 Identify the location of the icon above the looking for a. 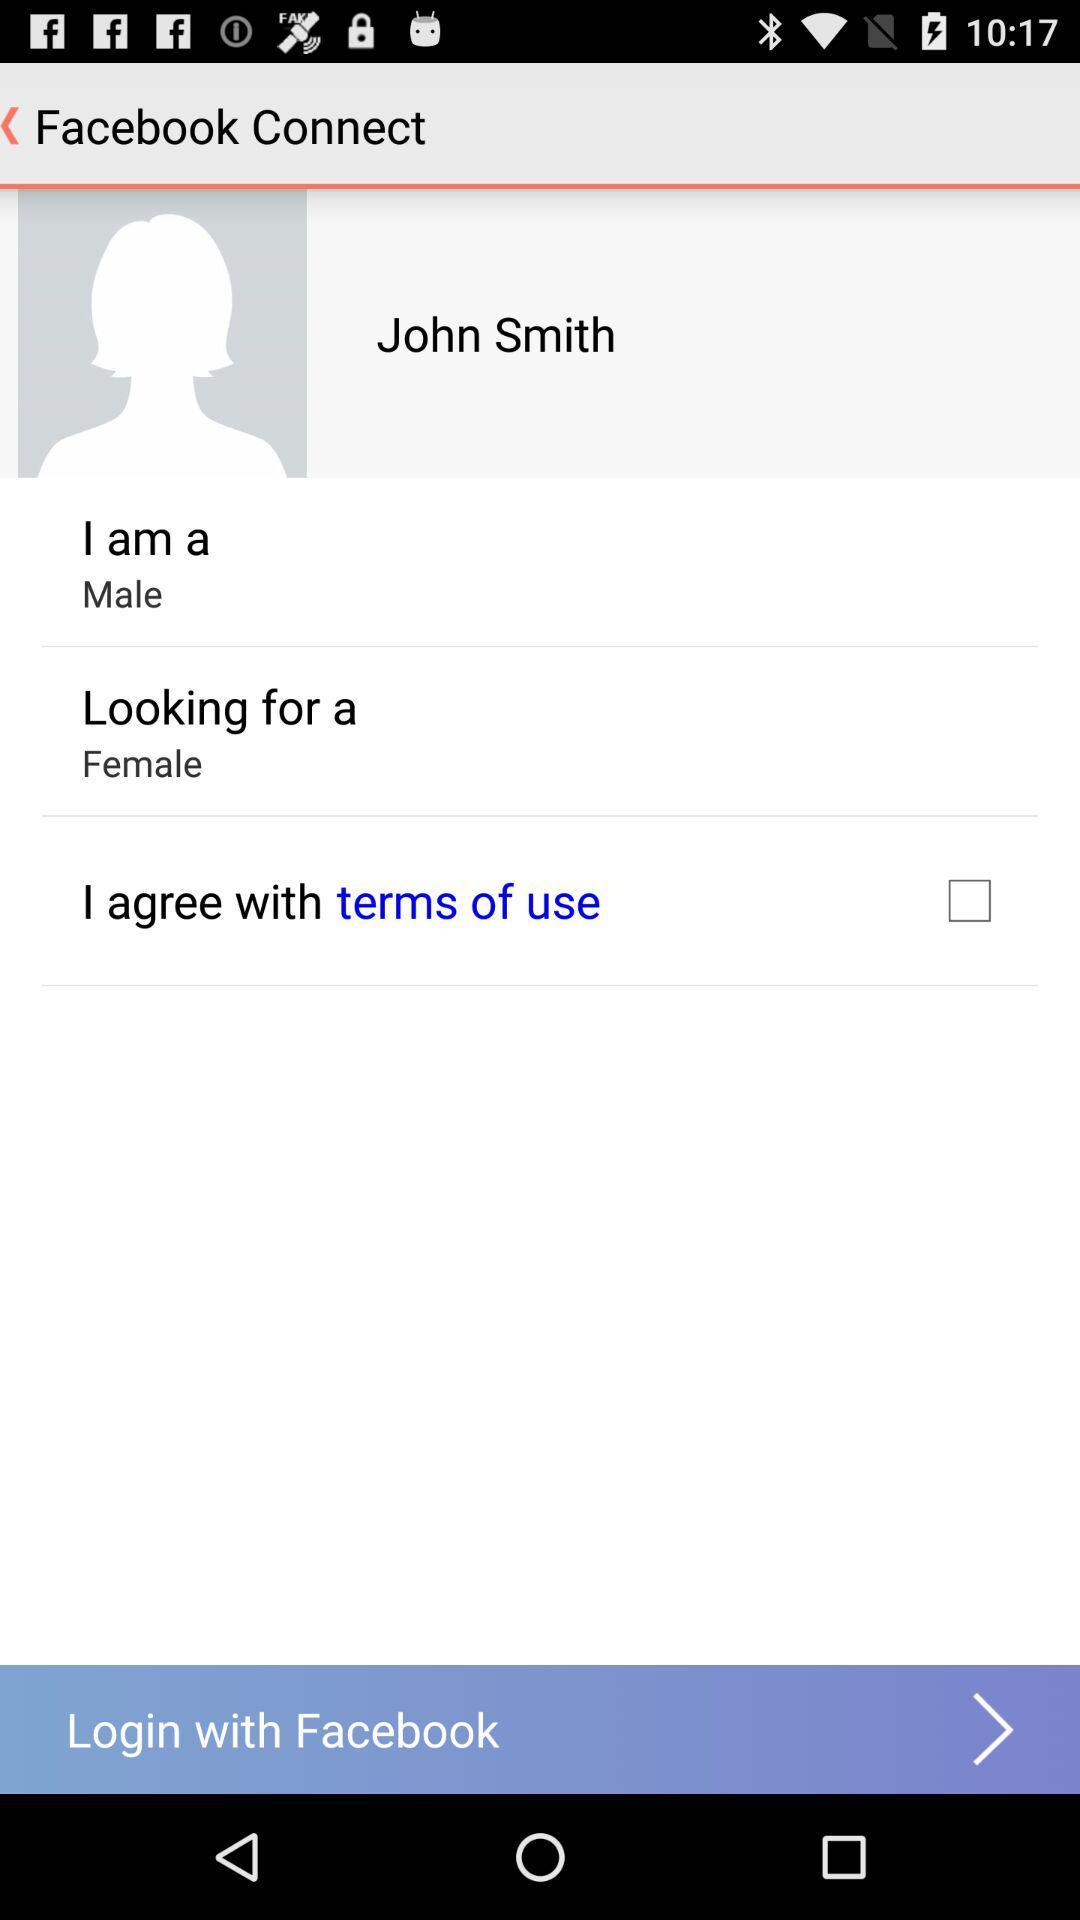
(122, 592).